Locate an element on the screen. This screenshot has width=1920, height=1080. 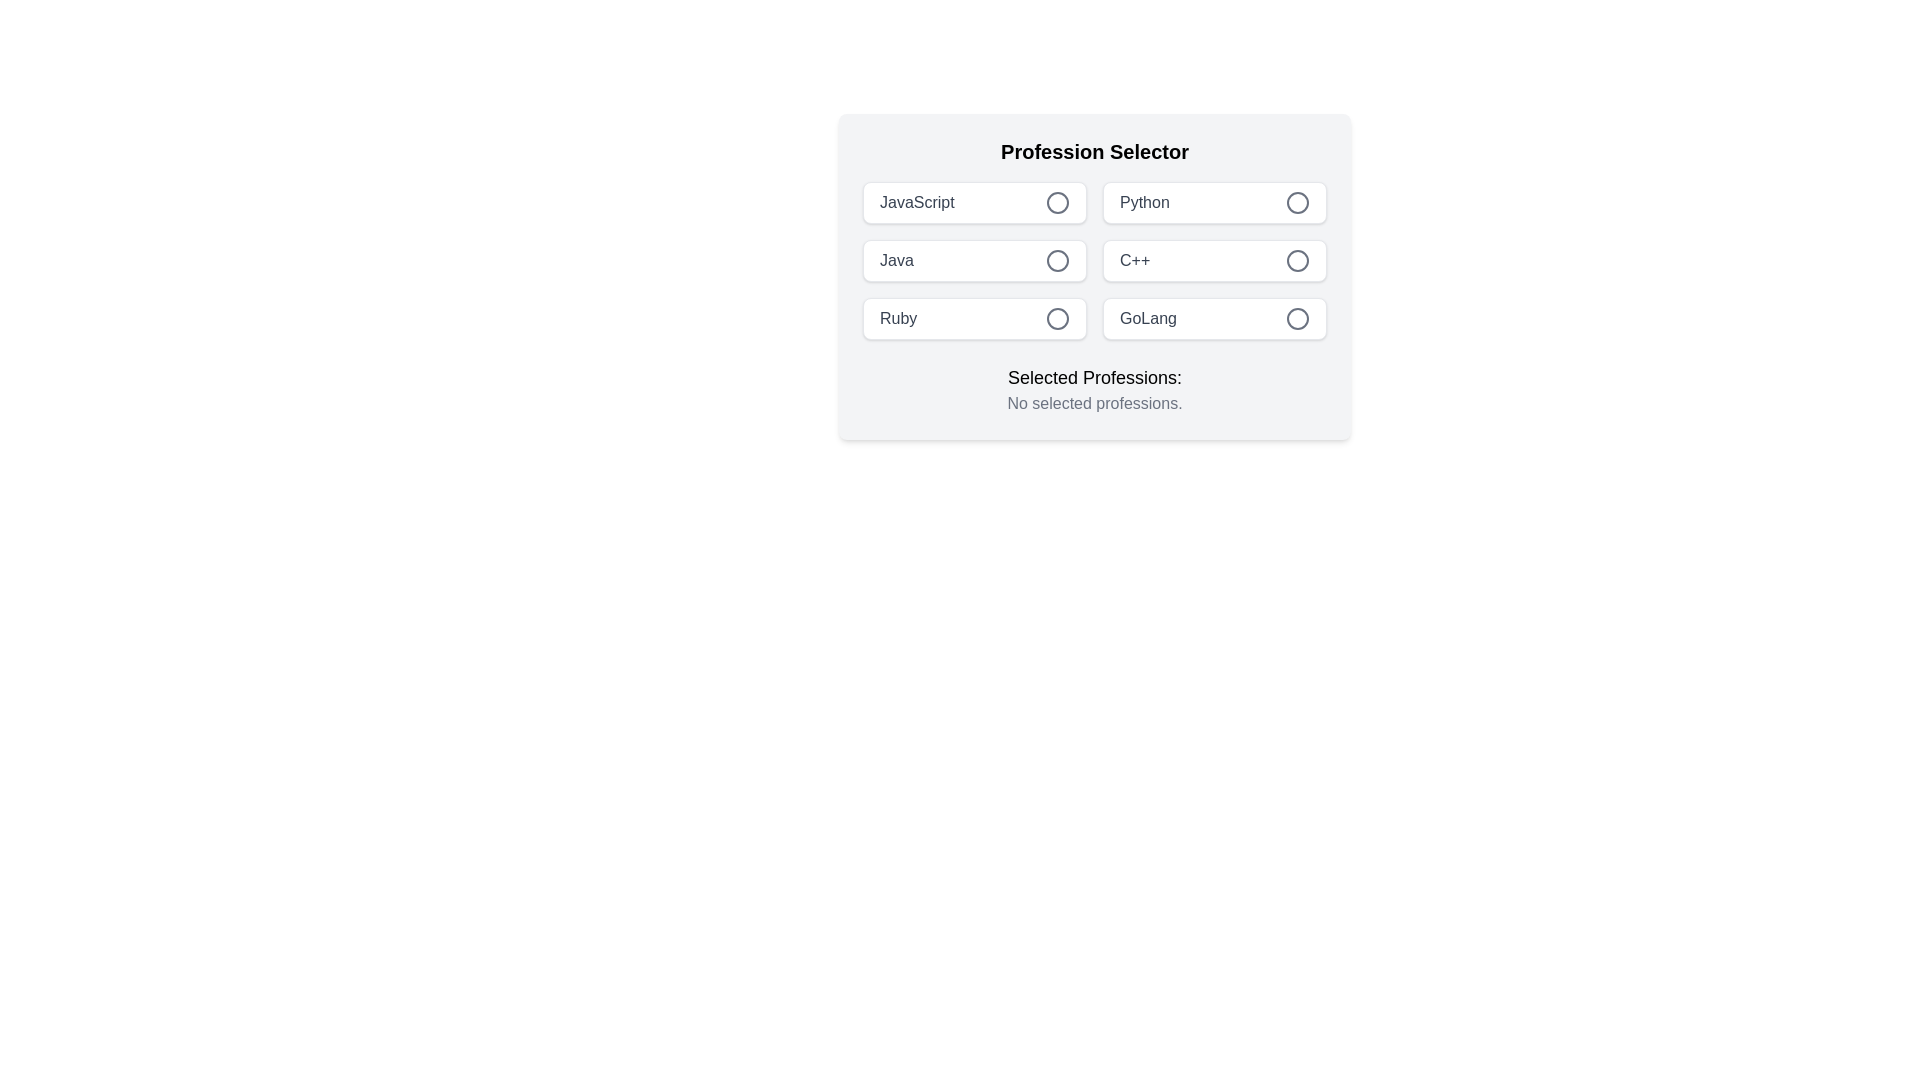
the radio button for the 'Ruby' selection option is located at coordinates (1056, 318).